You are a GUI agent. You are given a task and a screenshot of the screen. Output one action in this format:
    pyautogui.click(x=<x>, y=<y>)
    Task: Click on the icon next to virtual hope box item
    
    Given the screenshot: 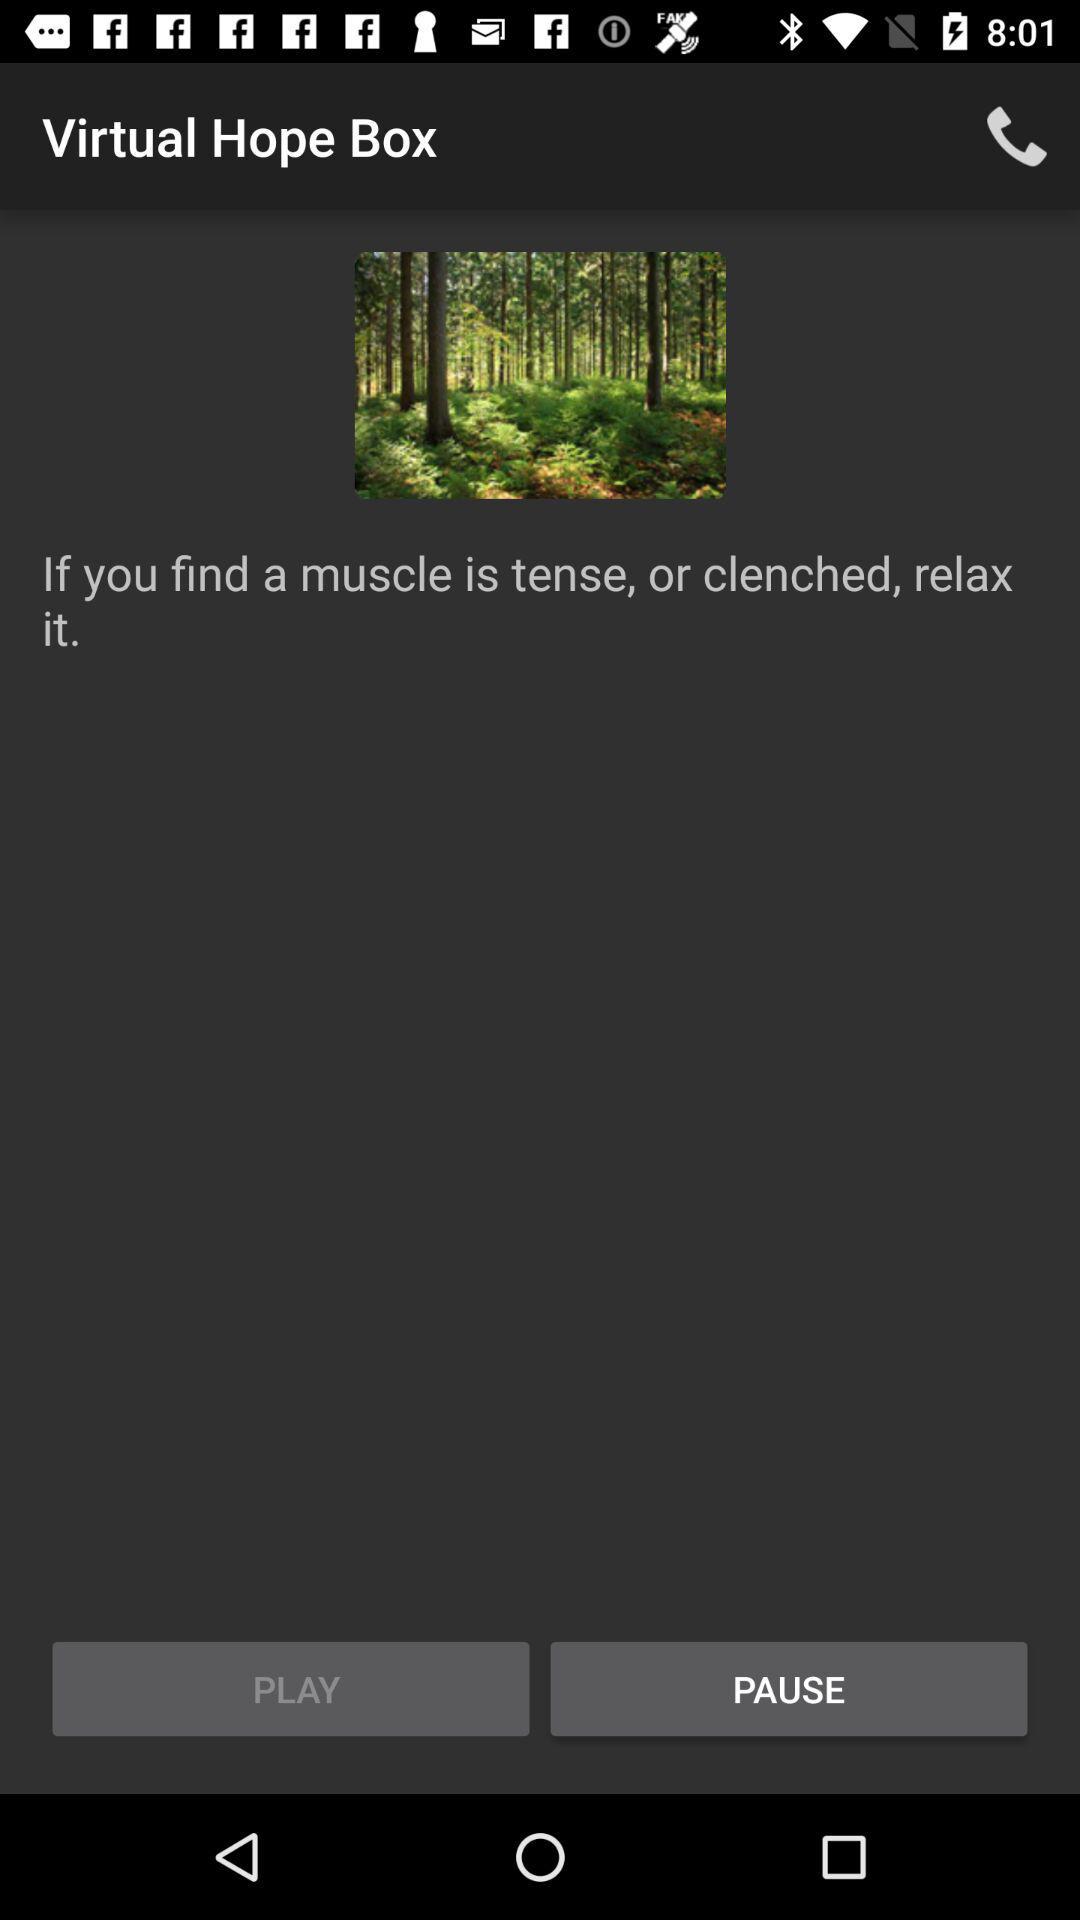 What is the action you would take?
    pyautogui.click(x=1017, y=135)
    